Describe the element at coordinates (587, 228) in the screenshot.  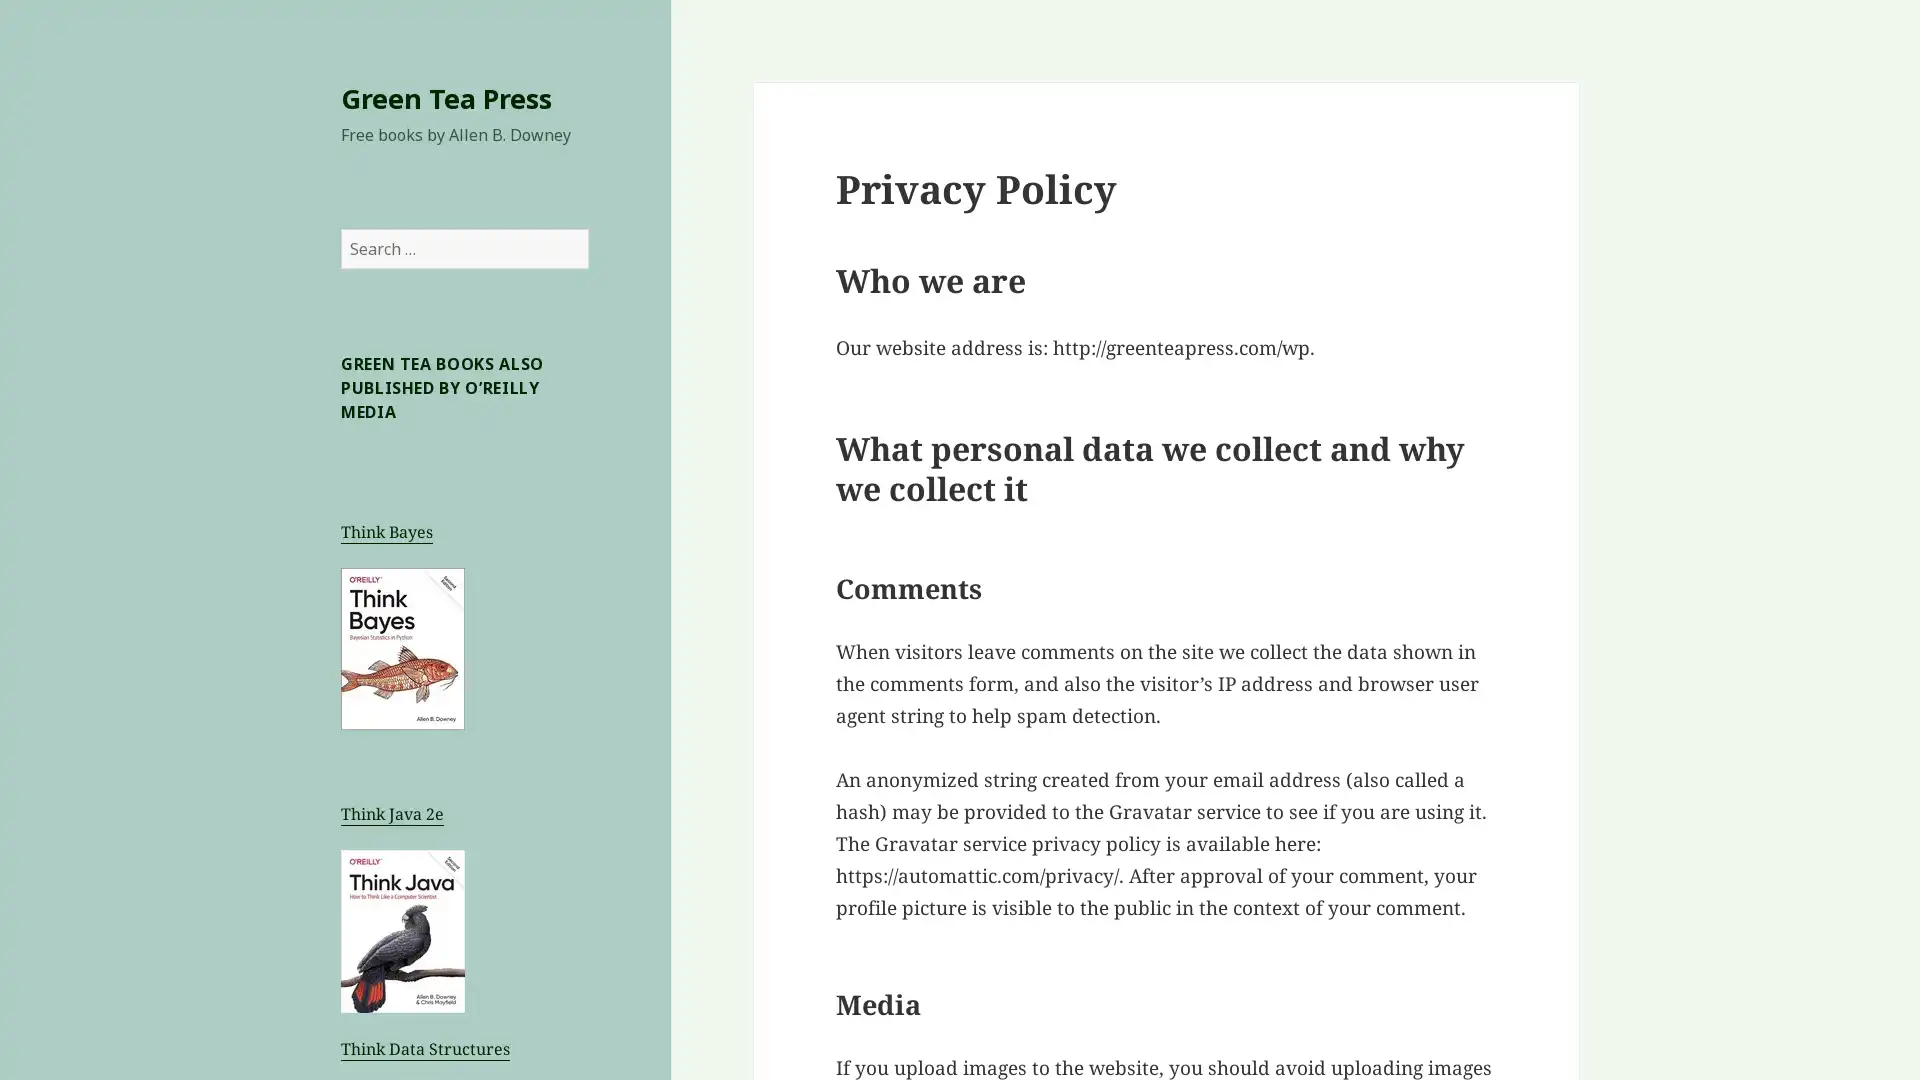
I see `Search` at that location.